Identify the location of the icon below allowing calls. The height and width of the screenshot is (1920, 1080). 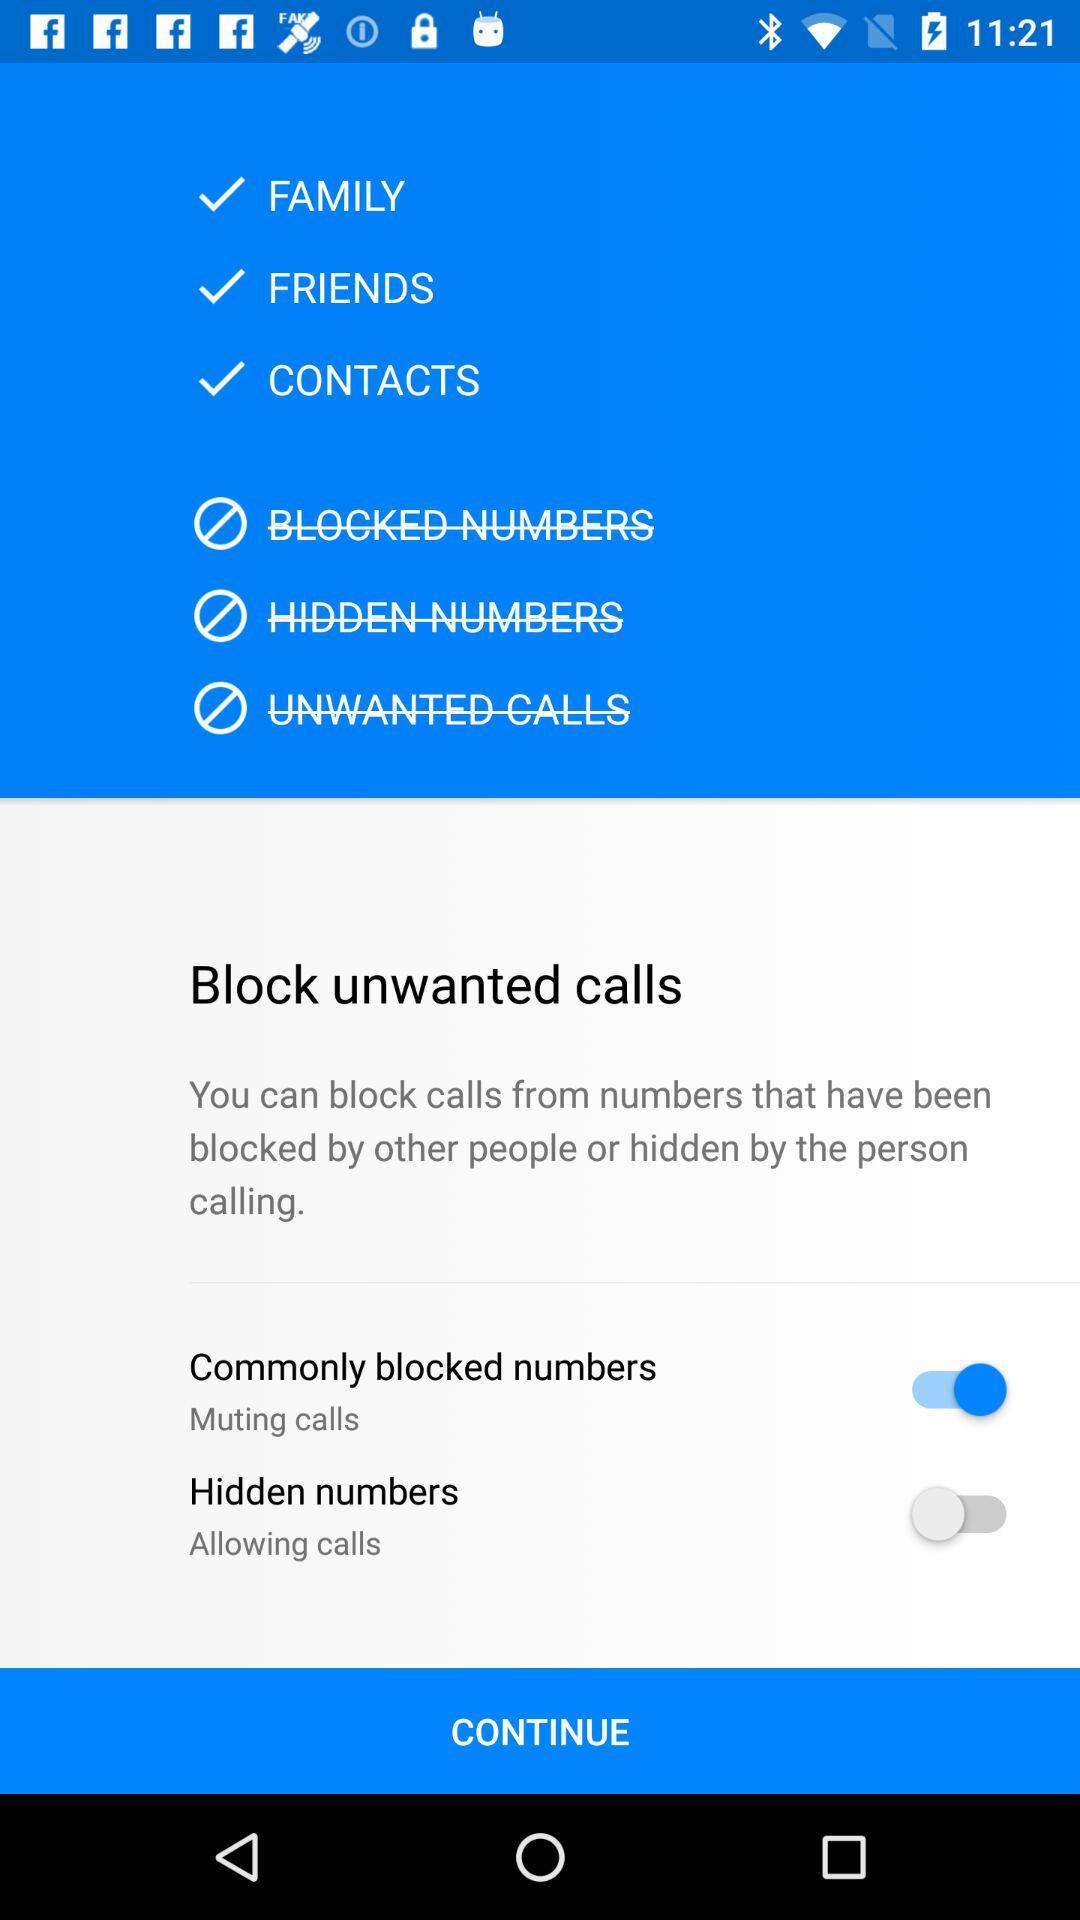
(540, 1730).